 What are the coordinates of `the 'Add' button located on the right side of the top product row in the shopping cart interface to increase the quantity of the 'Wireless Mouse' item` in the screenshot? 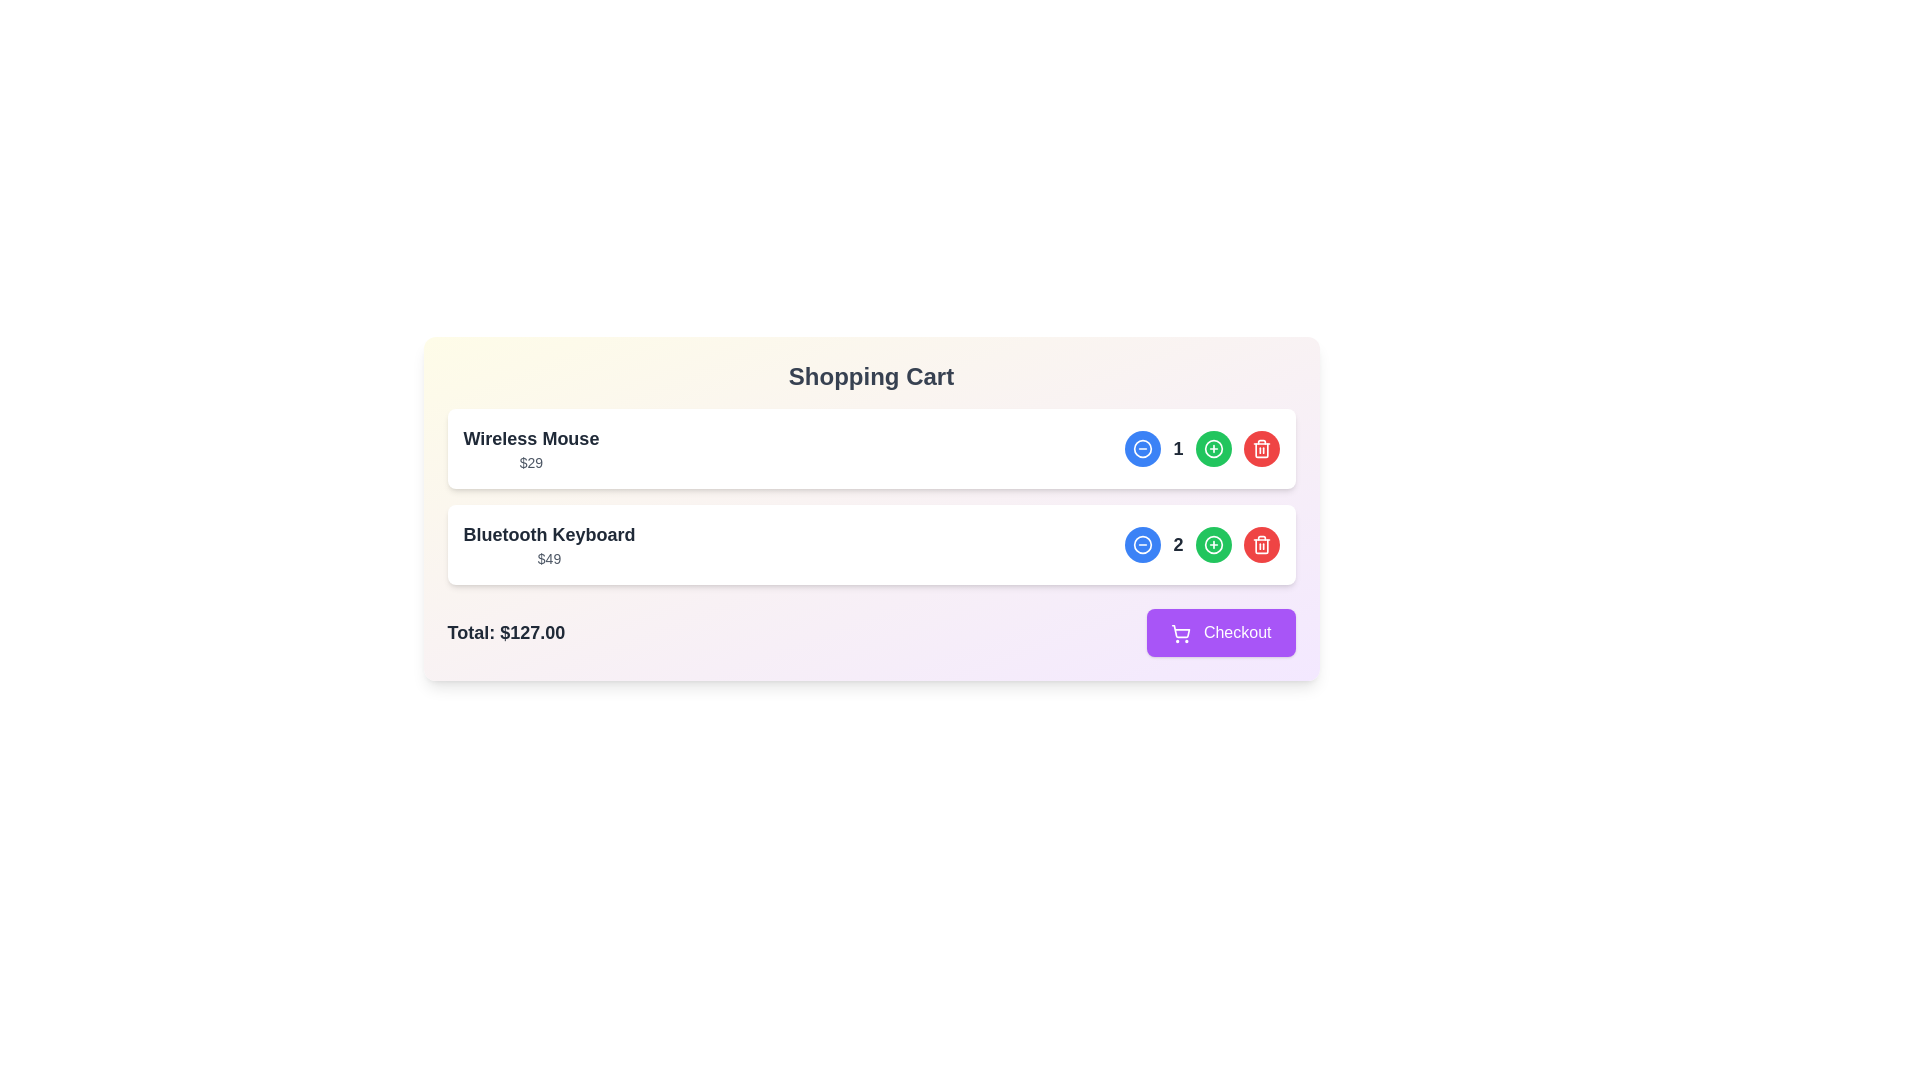 It's located at (1212, 447).